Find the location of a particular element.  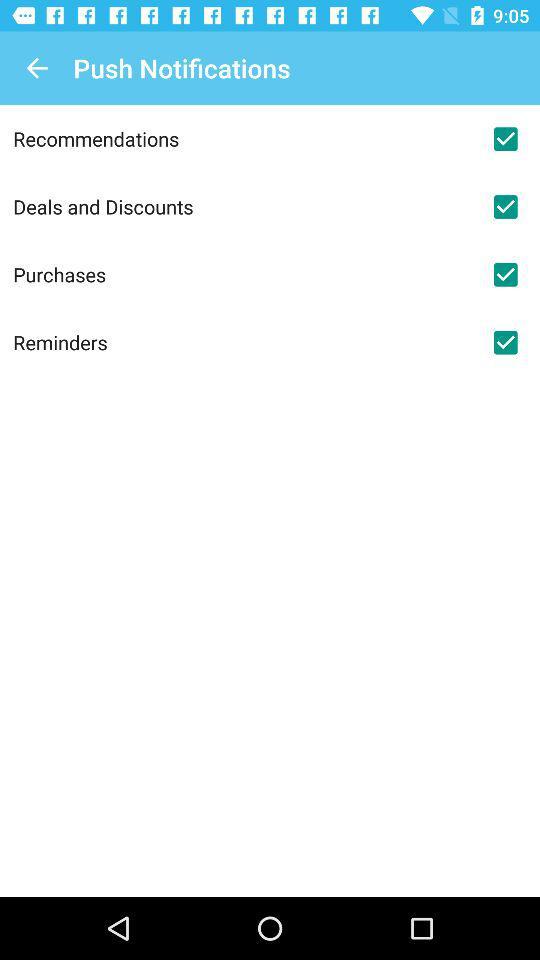

deals and discounts is located at coordinates (504, 206).